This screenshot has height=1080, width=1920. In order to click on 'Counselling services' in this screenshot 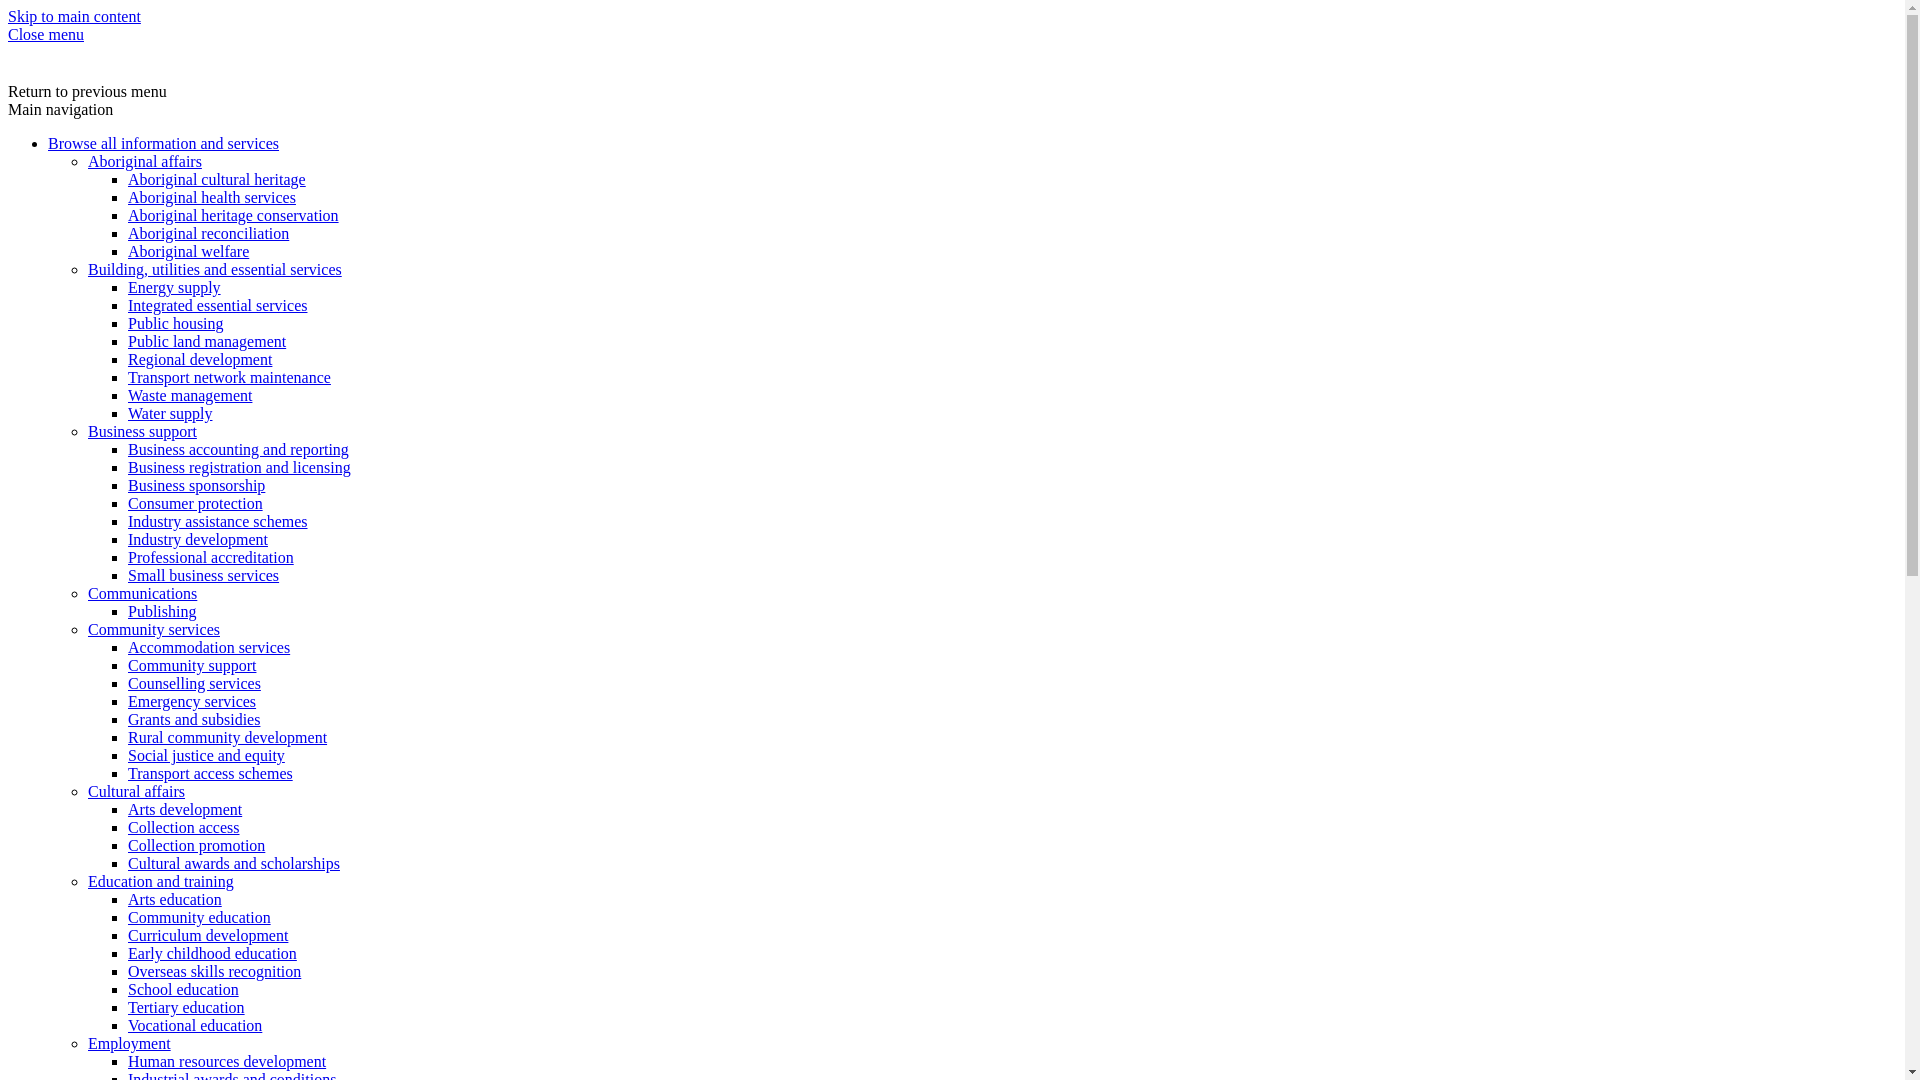, I will do `click(194, 682)`.